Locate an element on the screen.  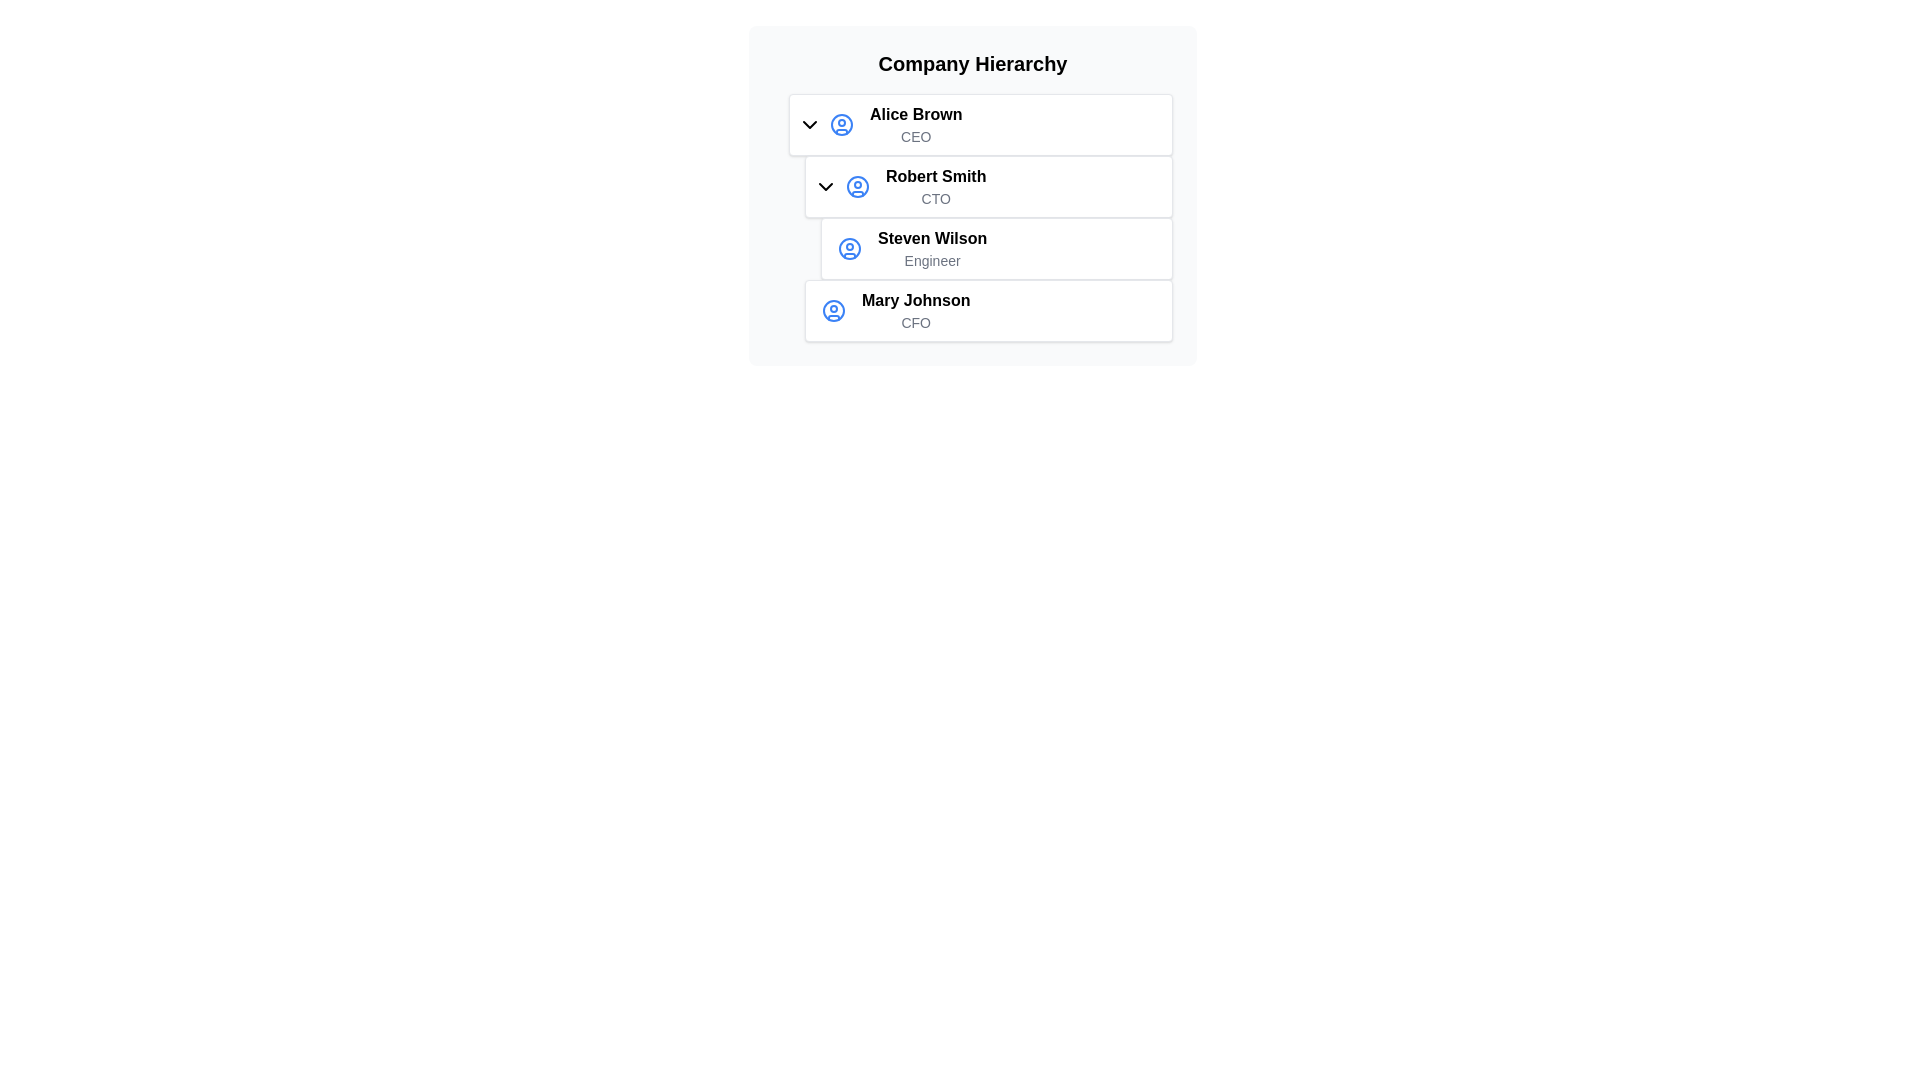
the SVG graphical circle representing Robert Smith's role in the Company Hierarchy interface is located at coordinates (858, 186).